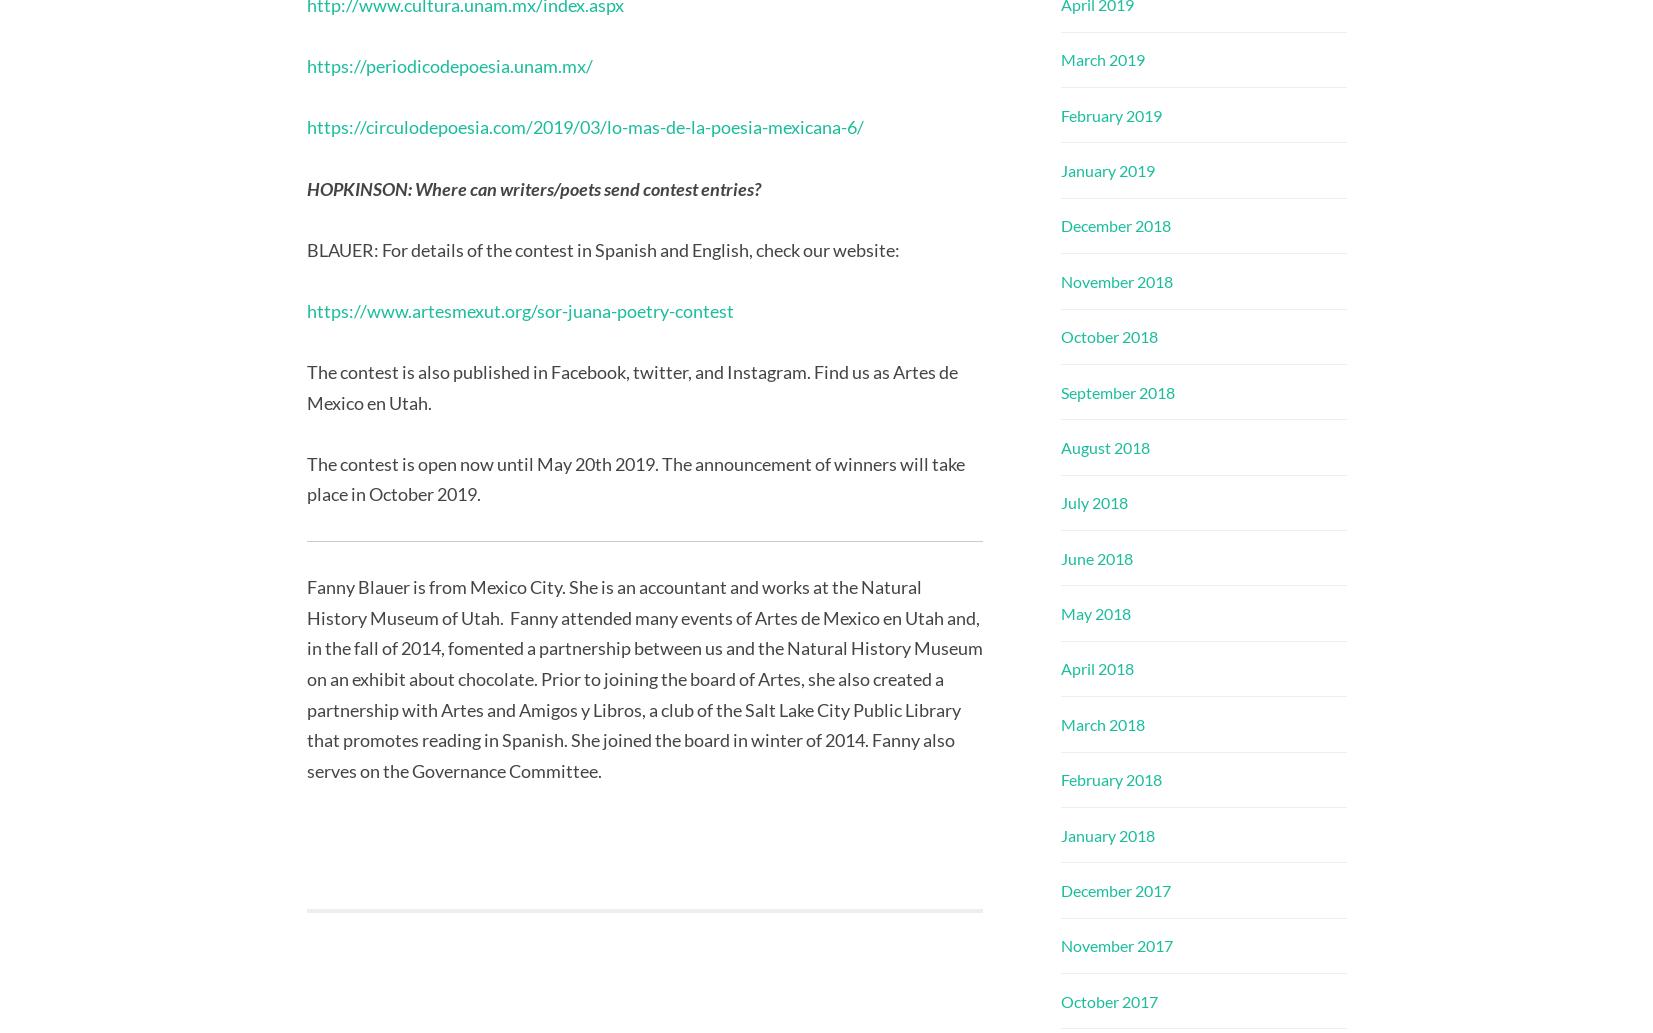  I want to click on 'Fanny Blauer is from Mexico City. She is an accountant and works at the Natural History Museum of Utah.  Fanny attended many events of Artes de Mexico en Utah and, in the fall of 2014, fomented a partnership between us and the Natural History Museum on an exhibit about chocolate. Prior to joining the board of Artes, she also created a partnership with Artes and Amigos y Libros, a club of the Salt Lake City Public Library that promotes reading in Spanish. She joined the board in winter of 2014. Fanny also serves on the Governance Committee.', so click(643, 677).